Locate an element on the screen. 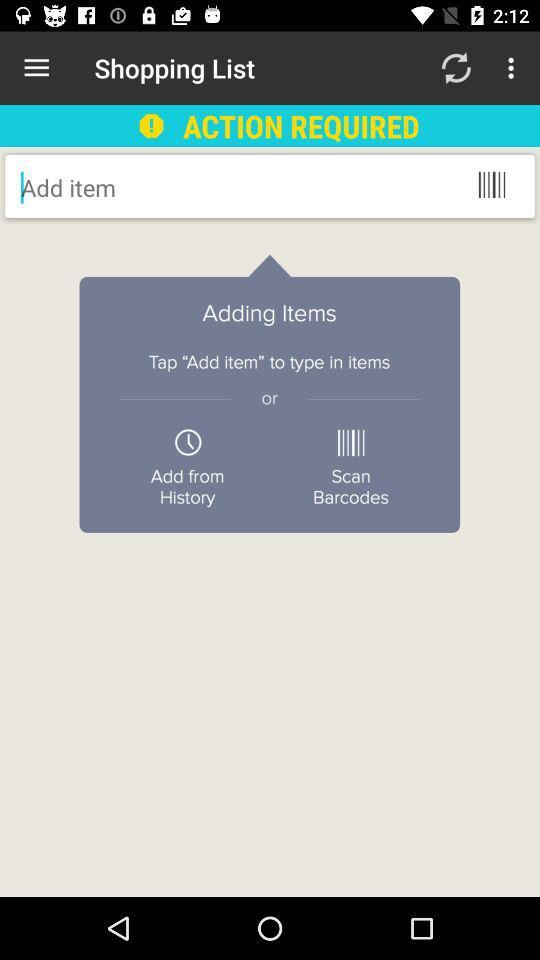 Image resolution: width=540 pixels, height=960 pixels. icon to the left of the shopping list is located at coordinates (36, 68).